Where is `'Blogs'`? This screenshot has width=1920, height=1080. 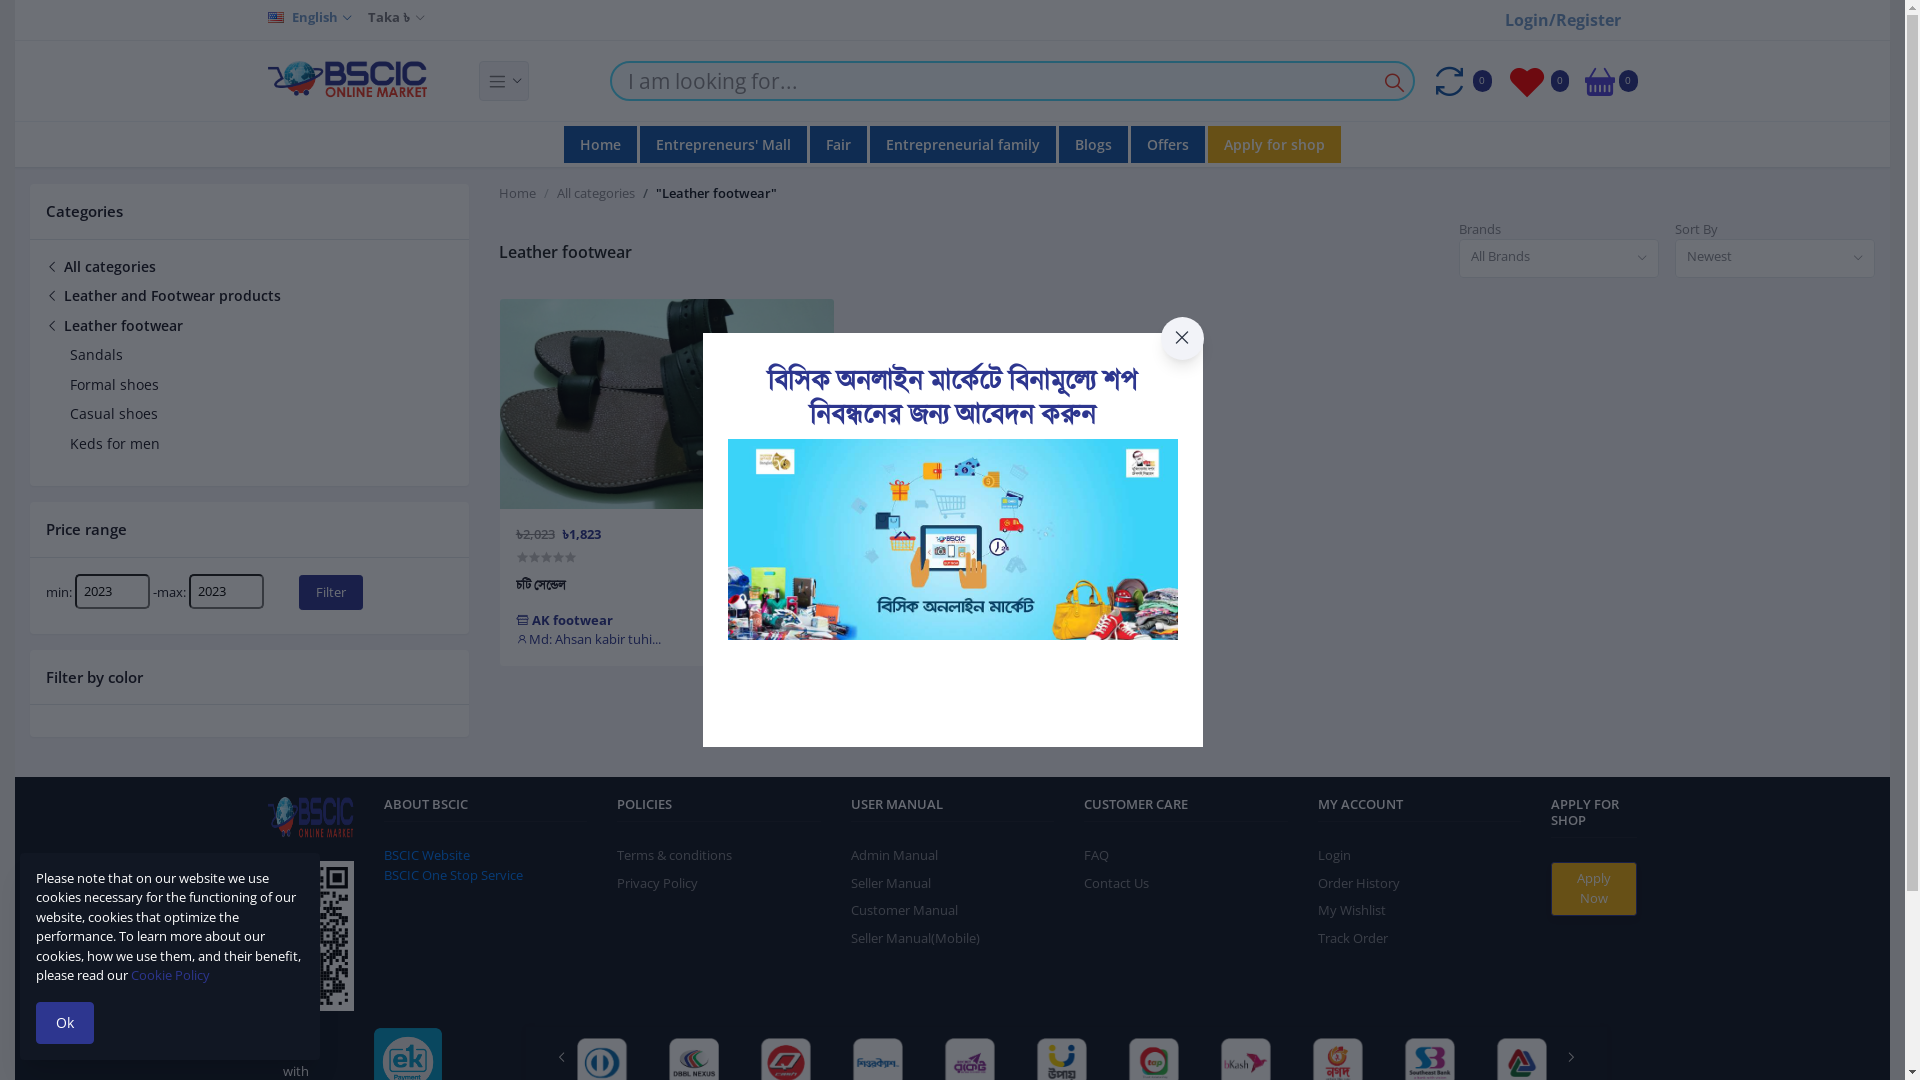
'Blogs' is located at coordinates (1092, 143).